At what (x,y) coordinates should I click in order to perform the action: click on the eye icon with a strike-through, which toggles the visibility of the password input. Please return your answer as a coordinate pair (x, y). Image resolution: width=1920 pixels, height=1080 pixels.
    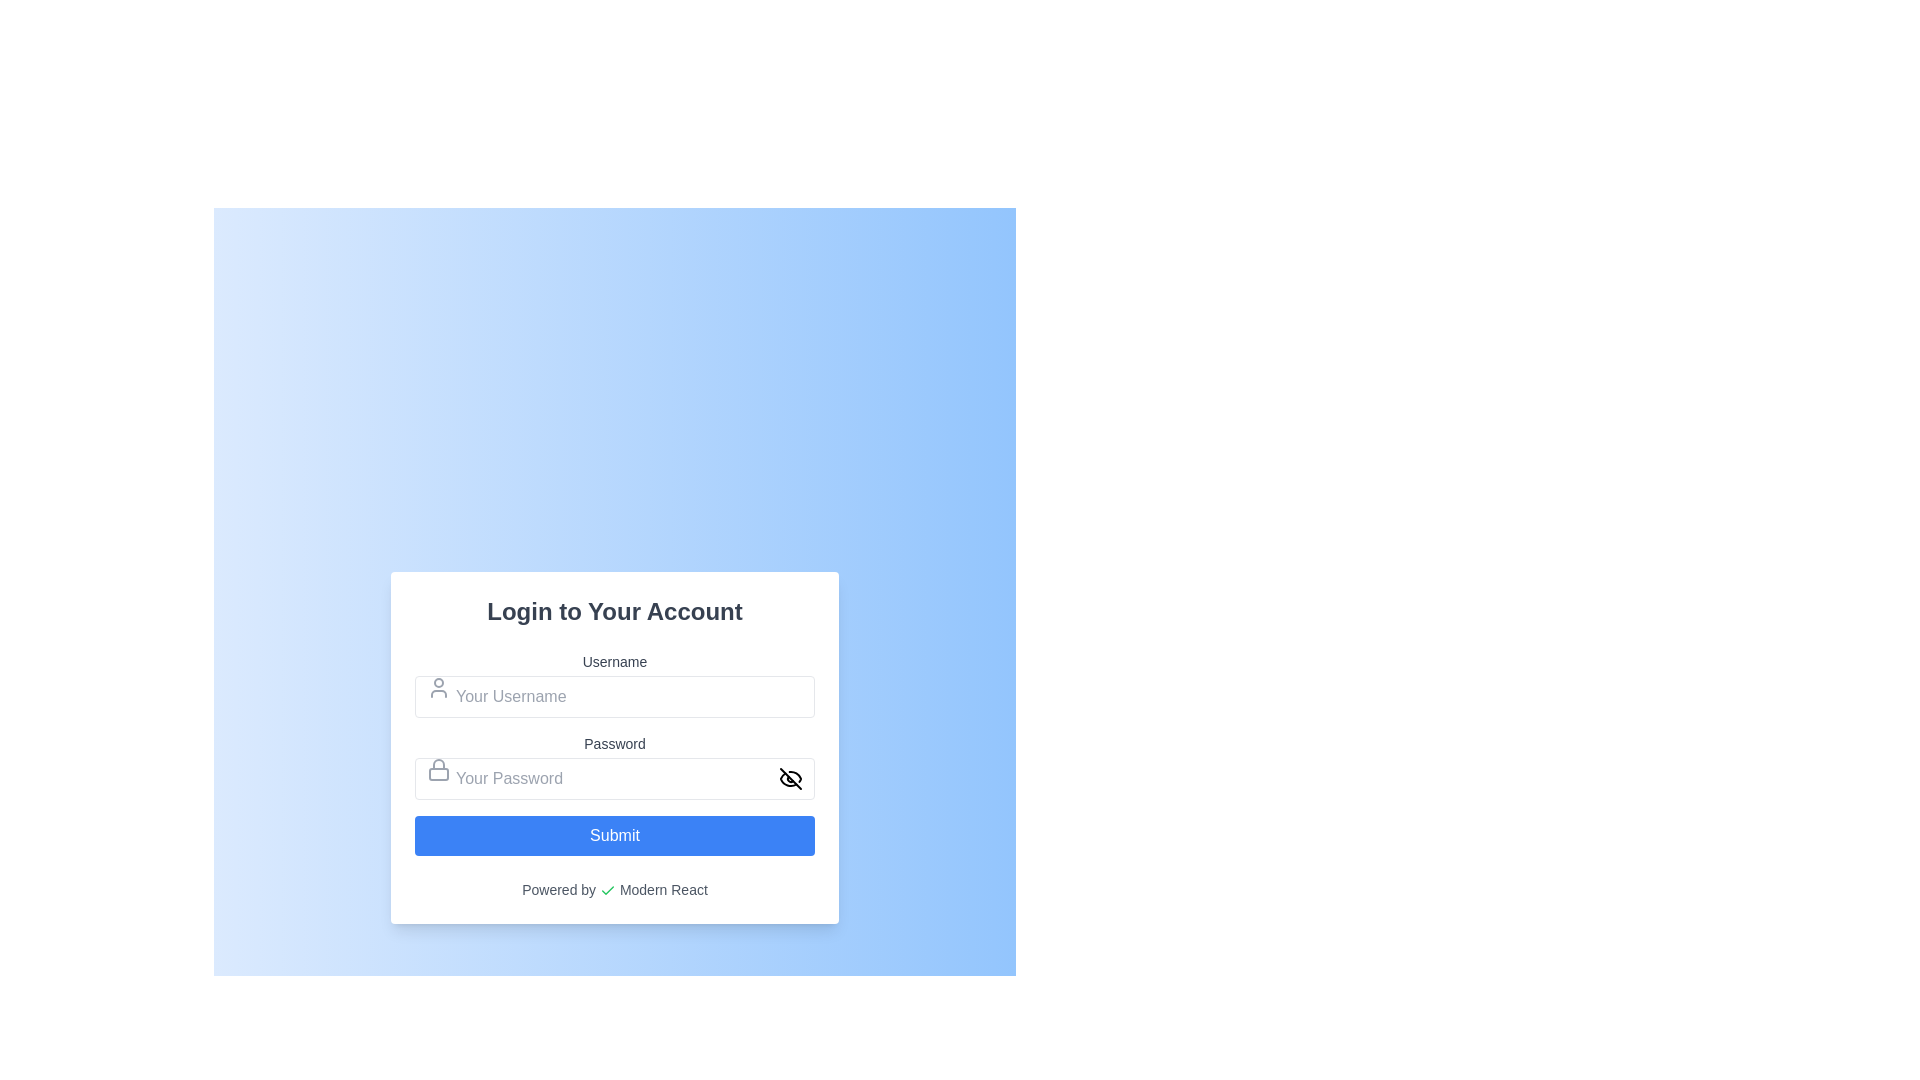
    Looking at the image, I should click on (790, 778).